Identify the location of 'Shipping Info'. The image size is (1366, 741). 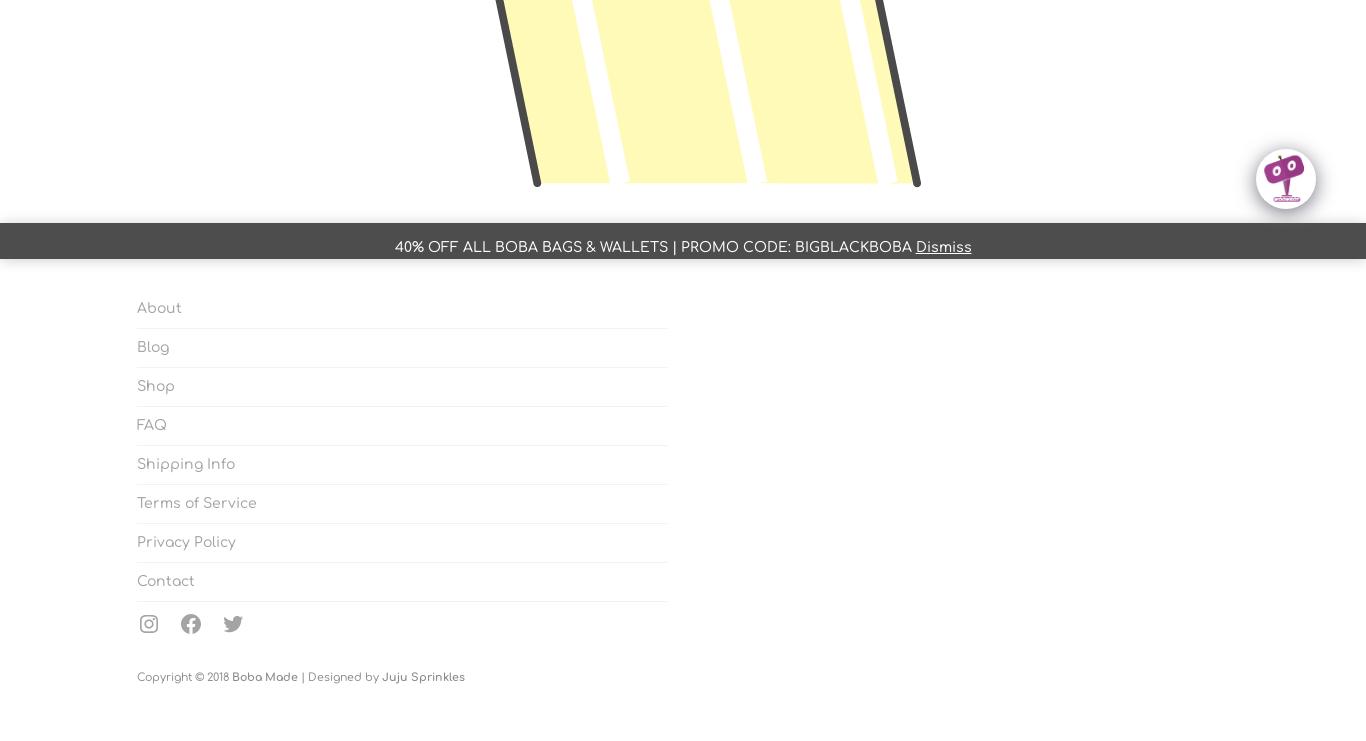
(183, 463).